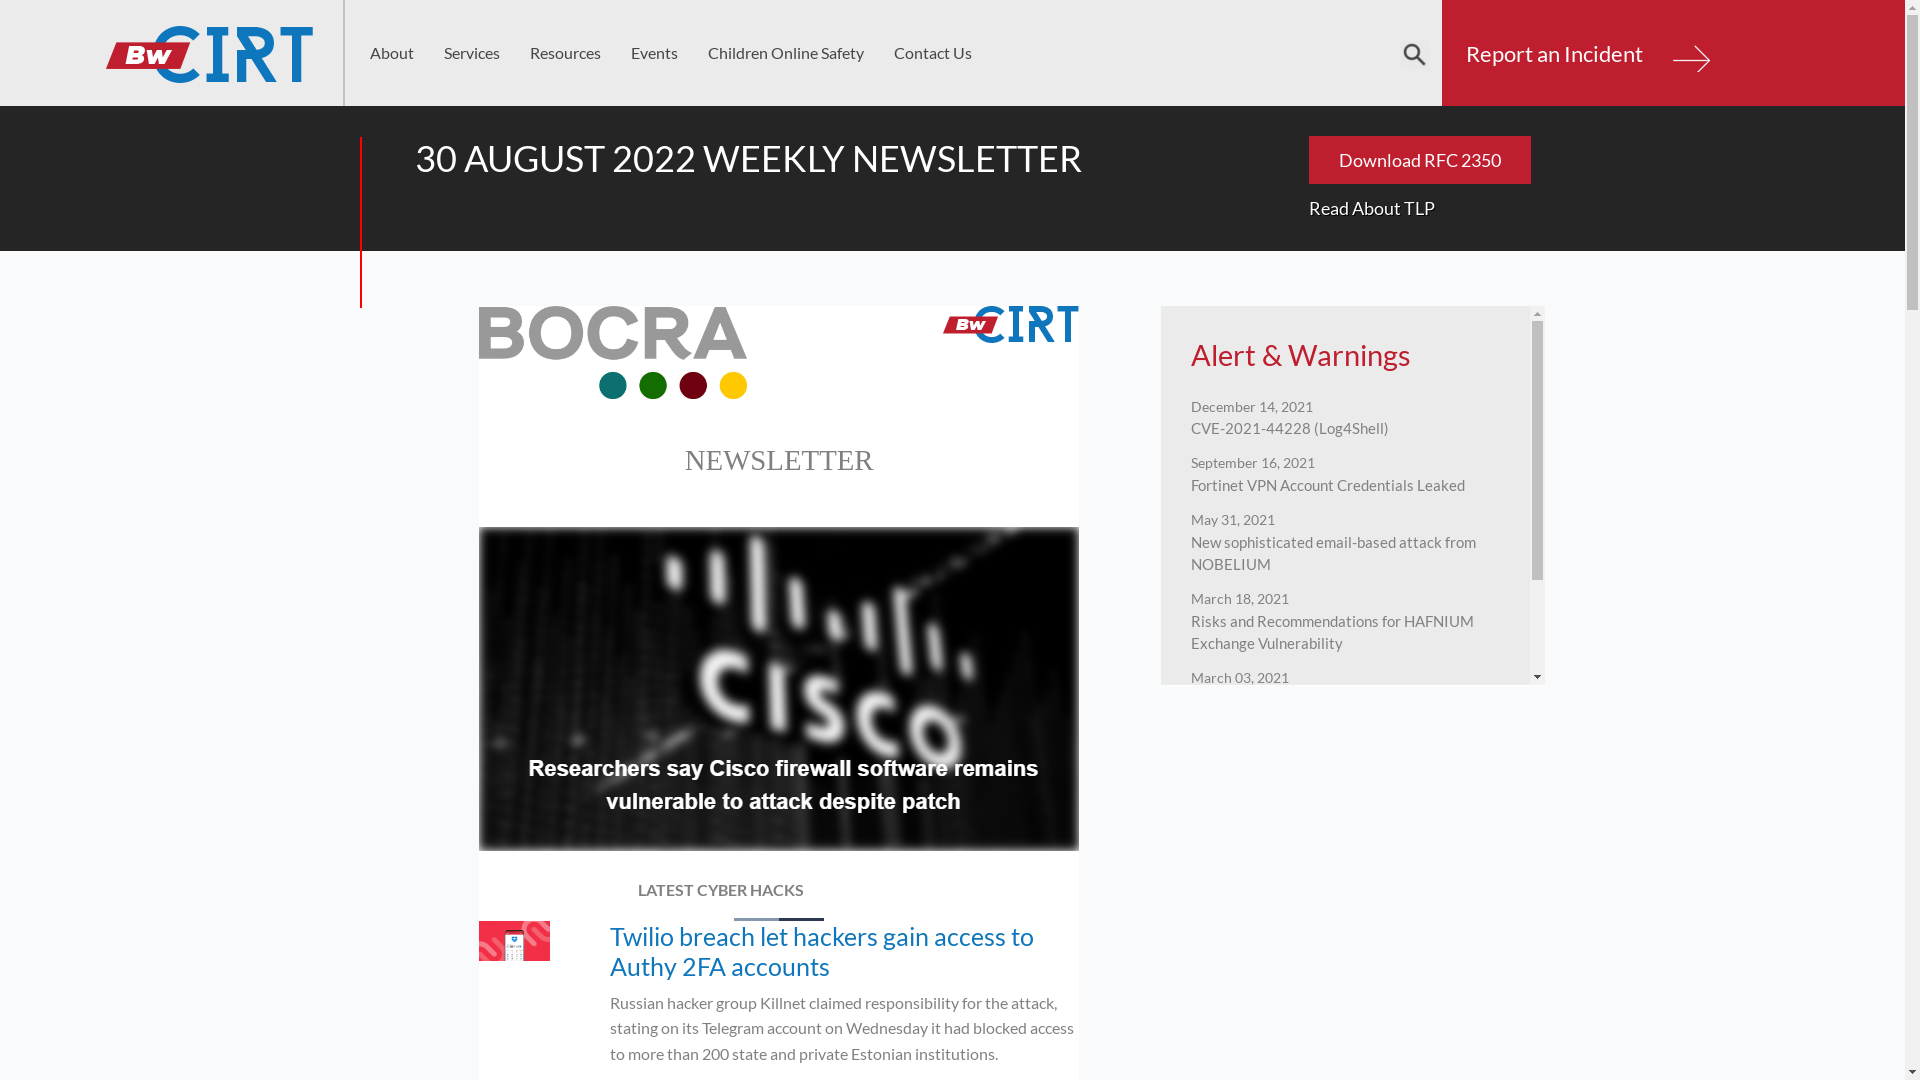  What do you see at coordinates (1418, 158) in the screenshot?
I see `'Download RFC 2350'` at bounding box center [1418, 158].